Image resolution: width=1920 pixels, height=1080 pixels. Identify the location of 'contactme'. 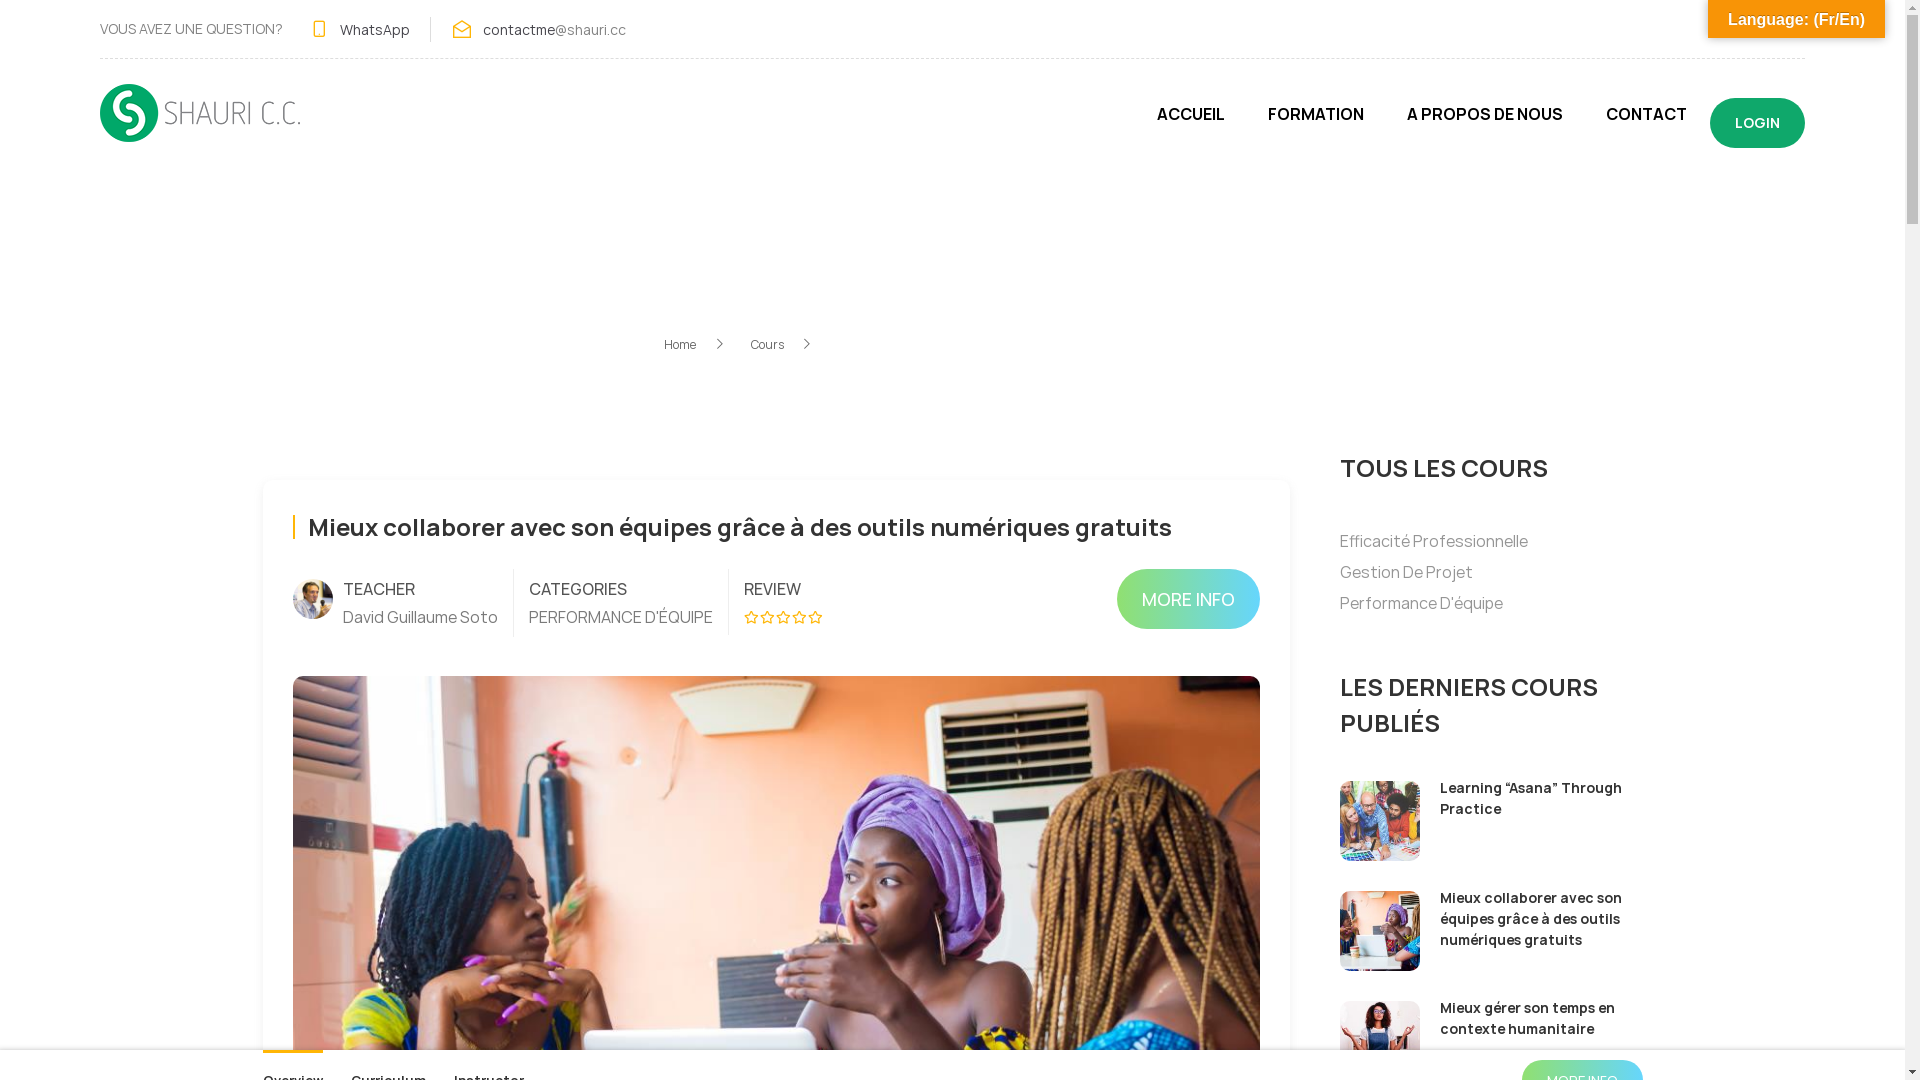
(518, 28).